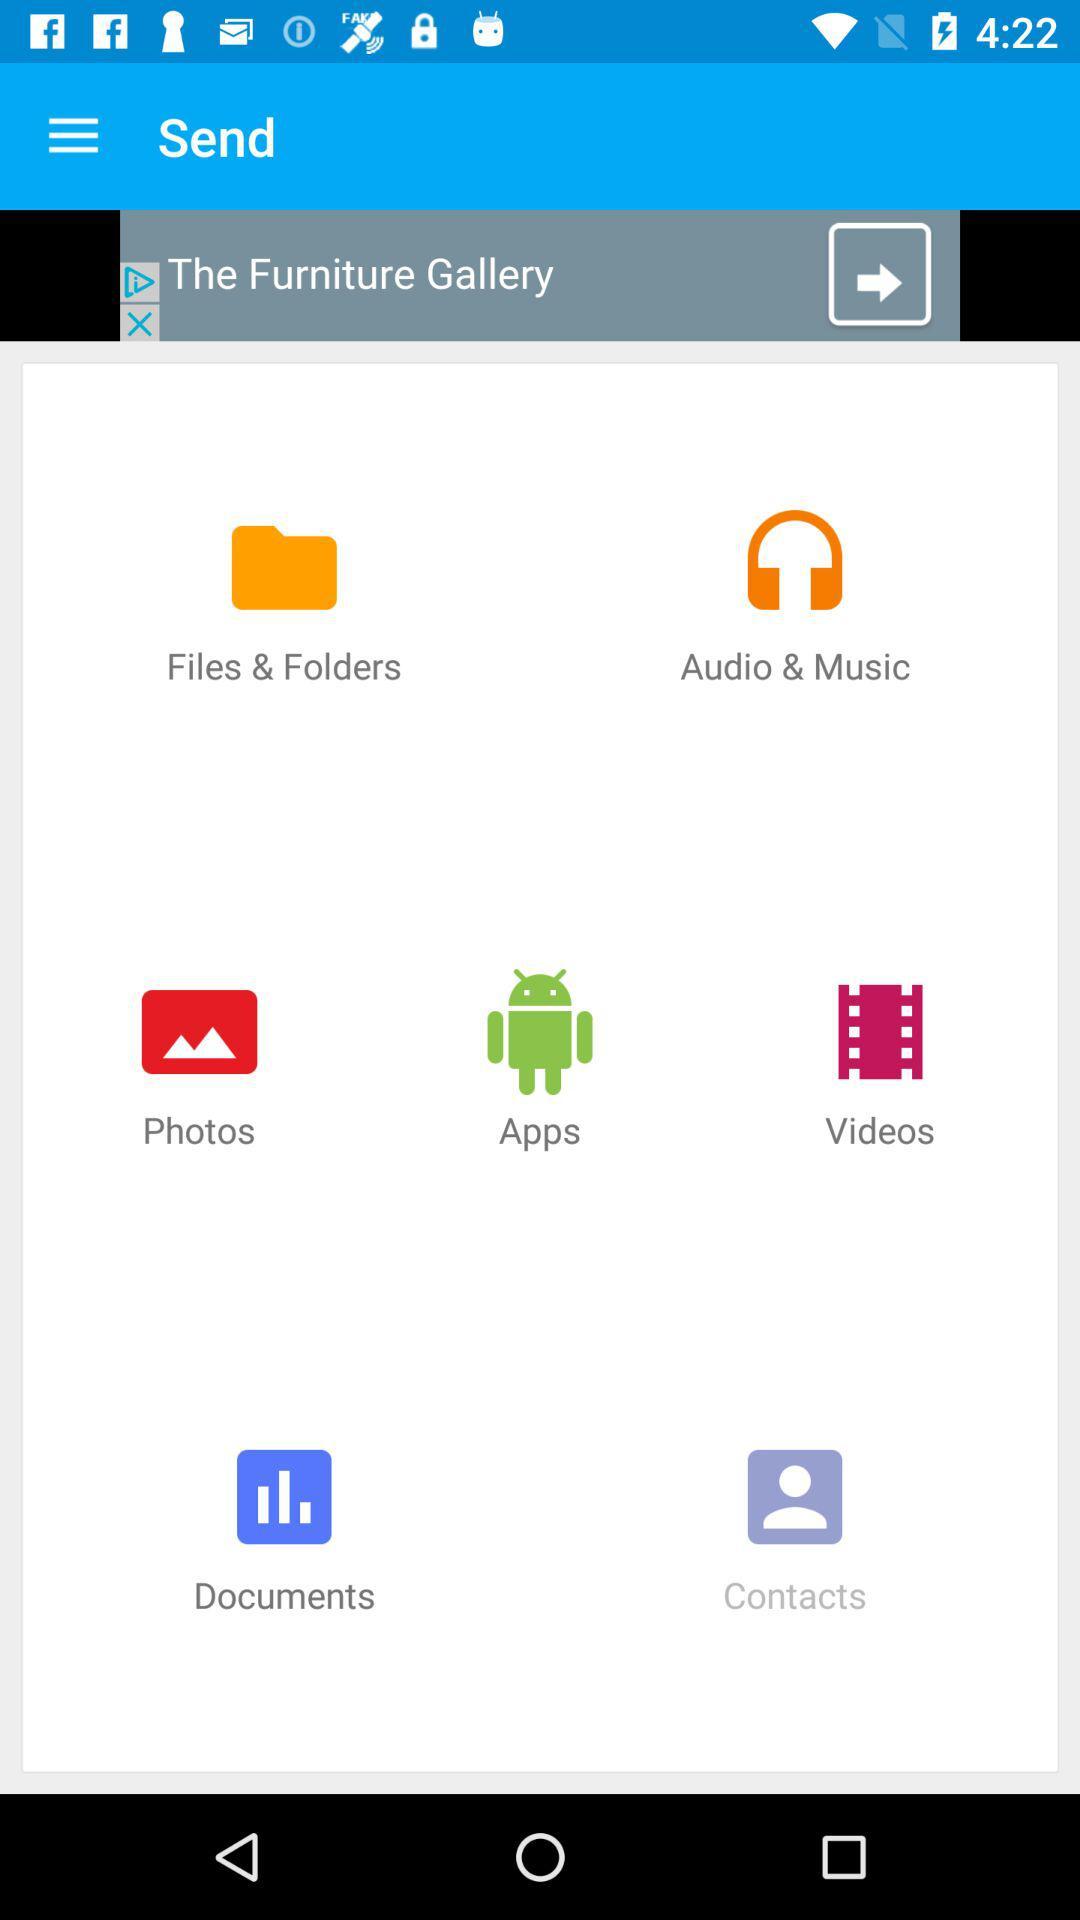 The width and height of the screenshot is (1080, 1920). Describe the element at coordinates (540, 274) in the screenshot. I see `see advertisement` at that location.